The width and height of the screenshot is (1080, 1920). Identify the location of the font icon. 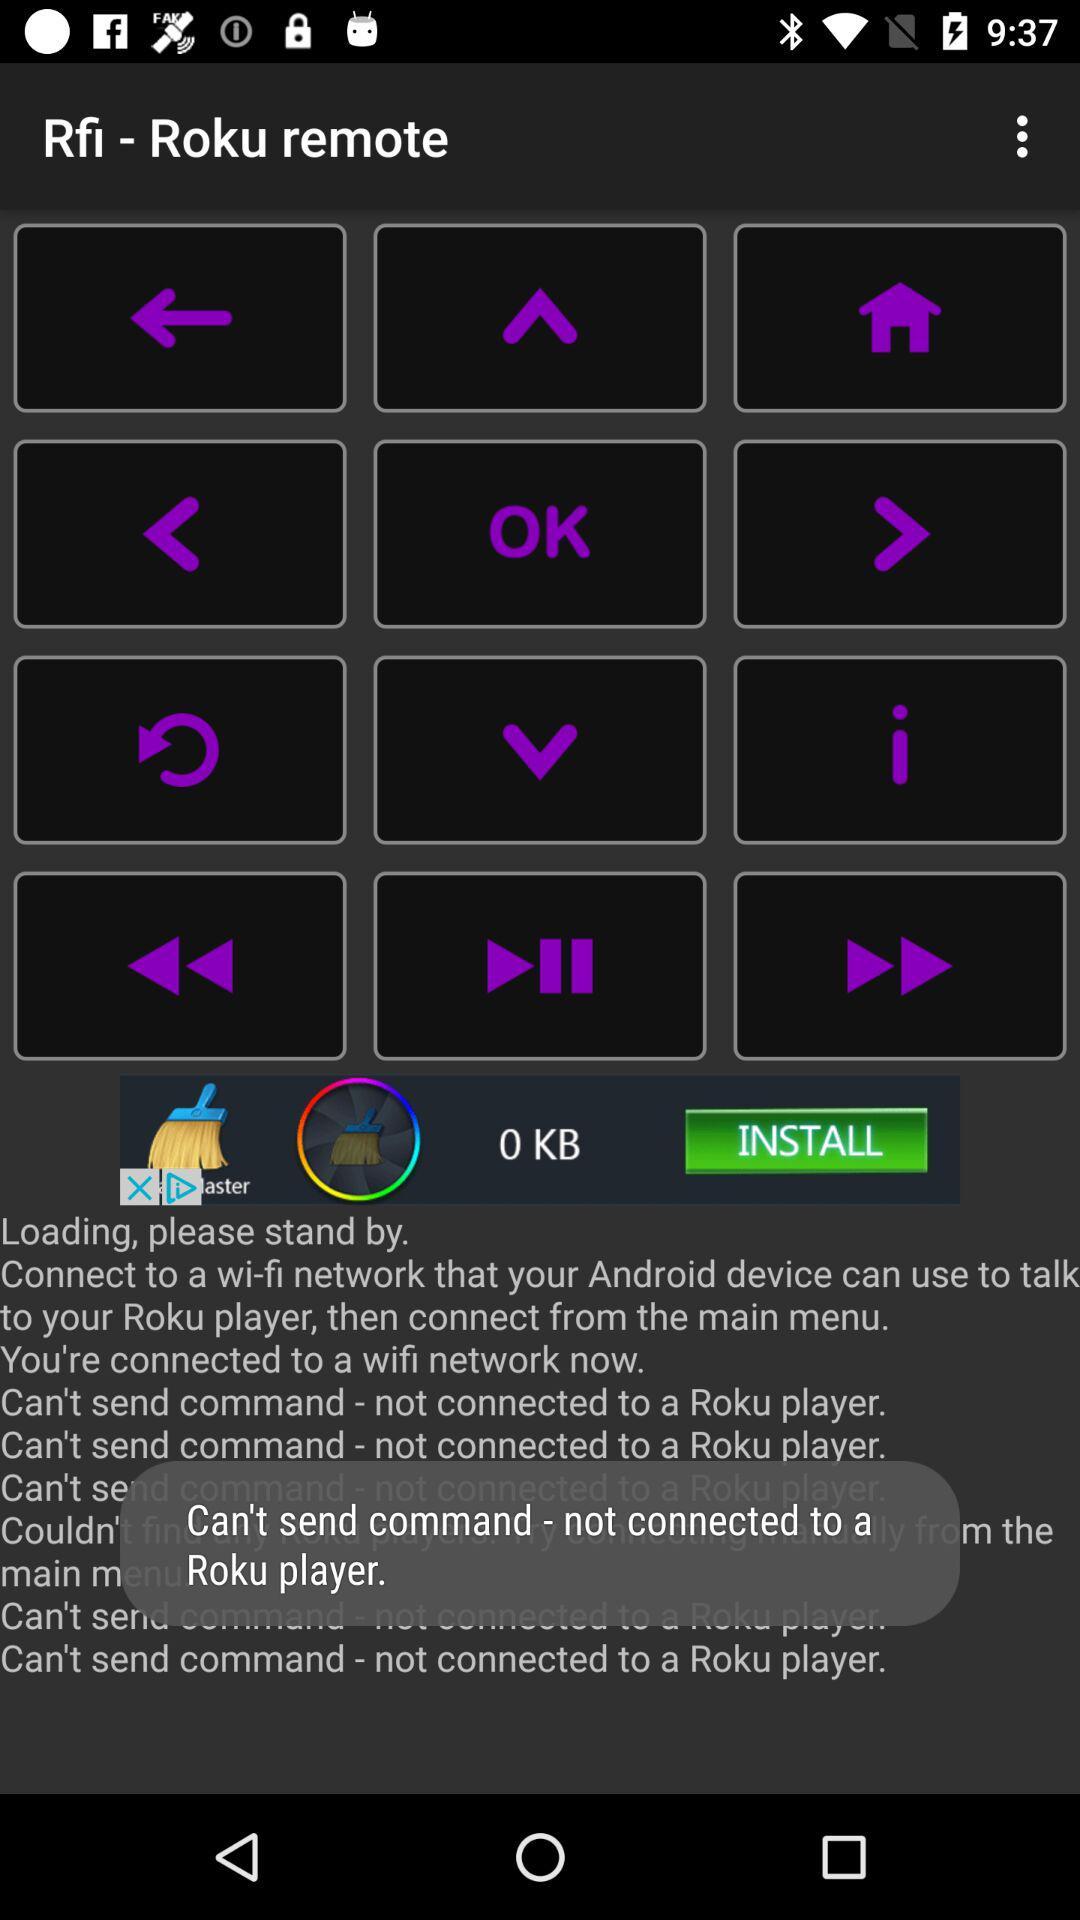
(540, 316).